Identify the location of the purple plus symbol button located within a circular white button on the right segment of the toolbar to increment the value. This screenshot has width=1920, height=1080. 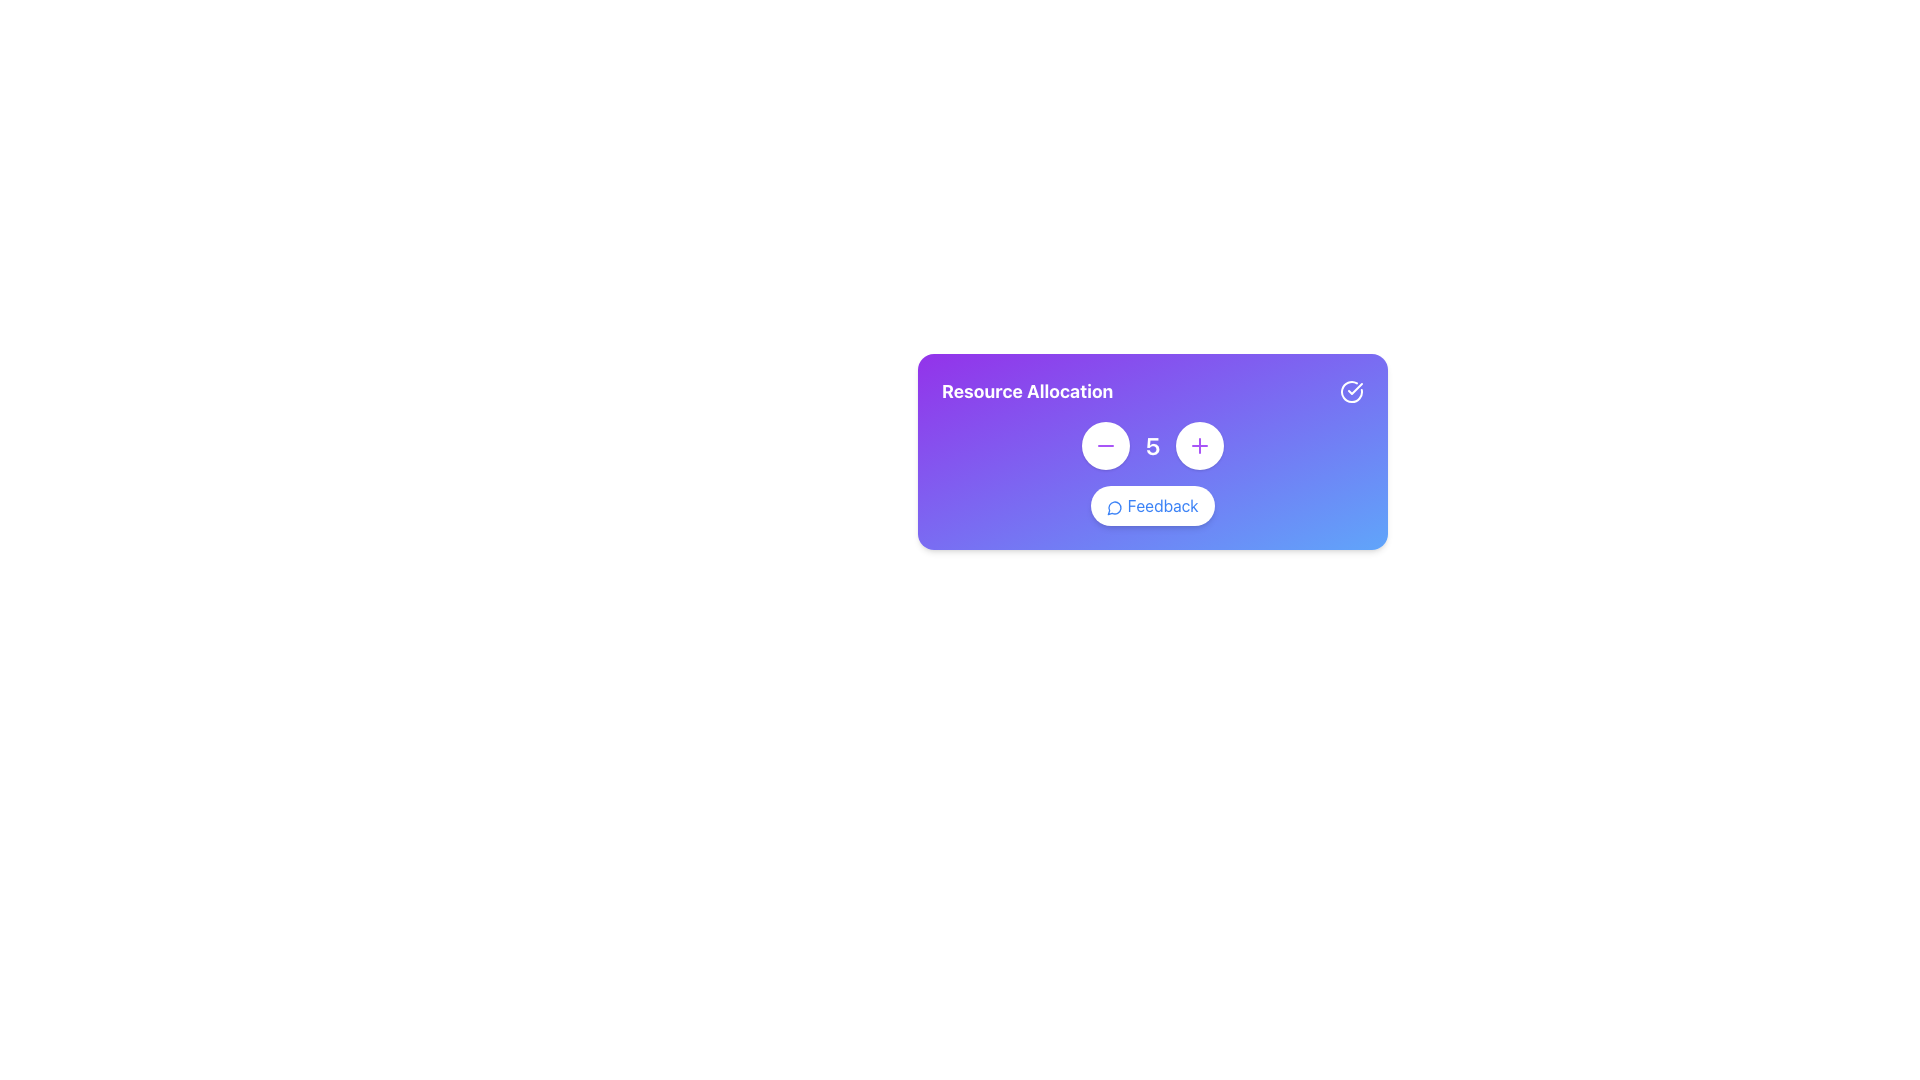
(1200, 445).